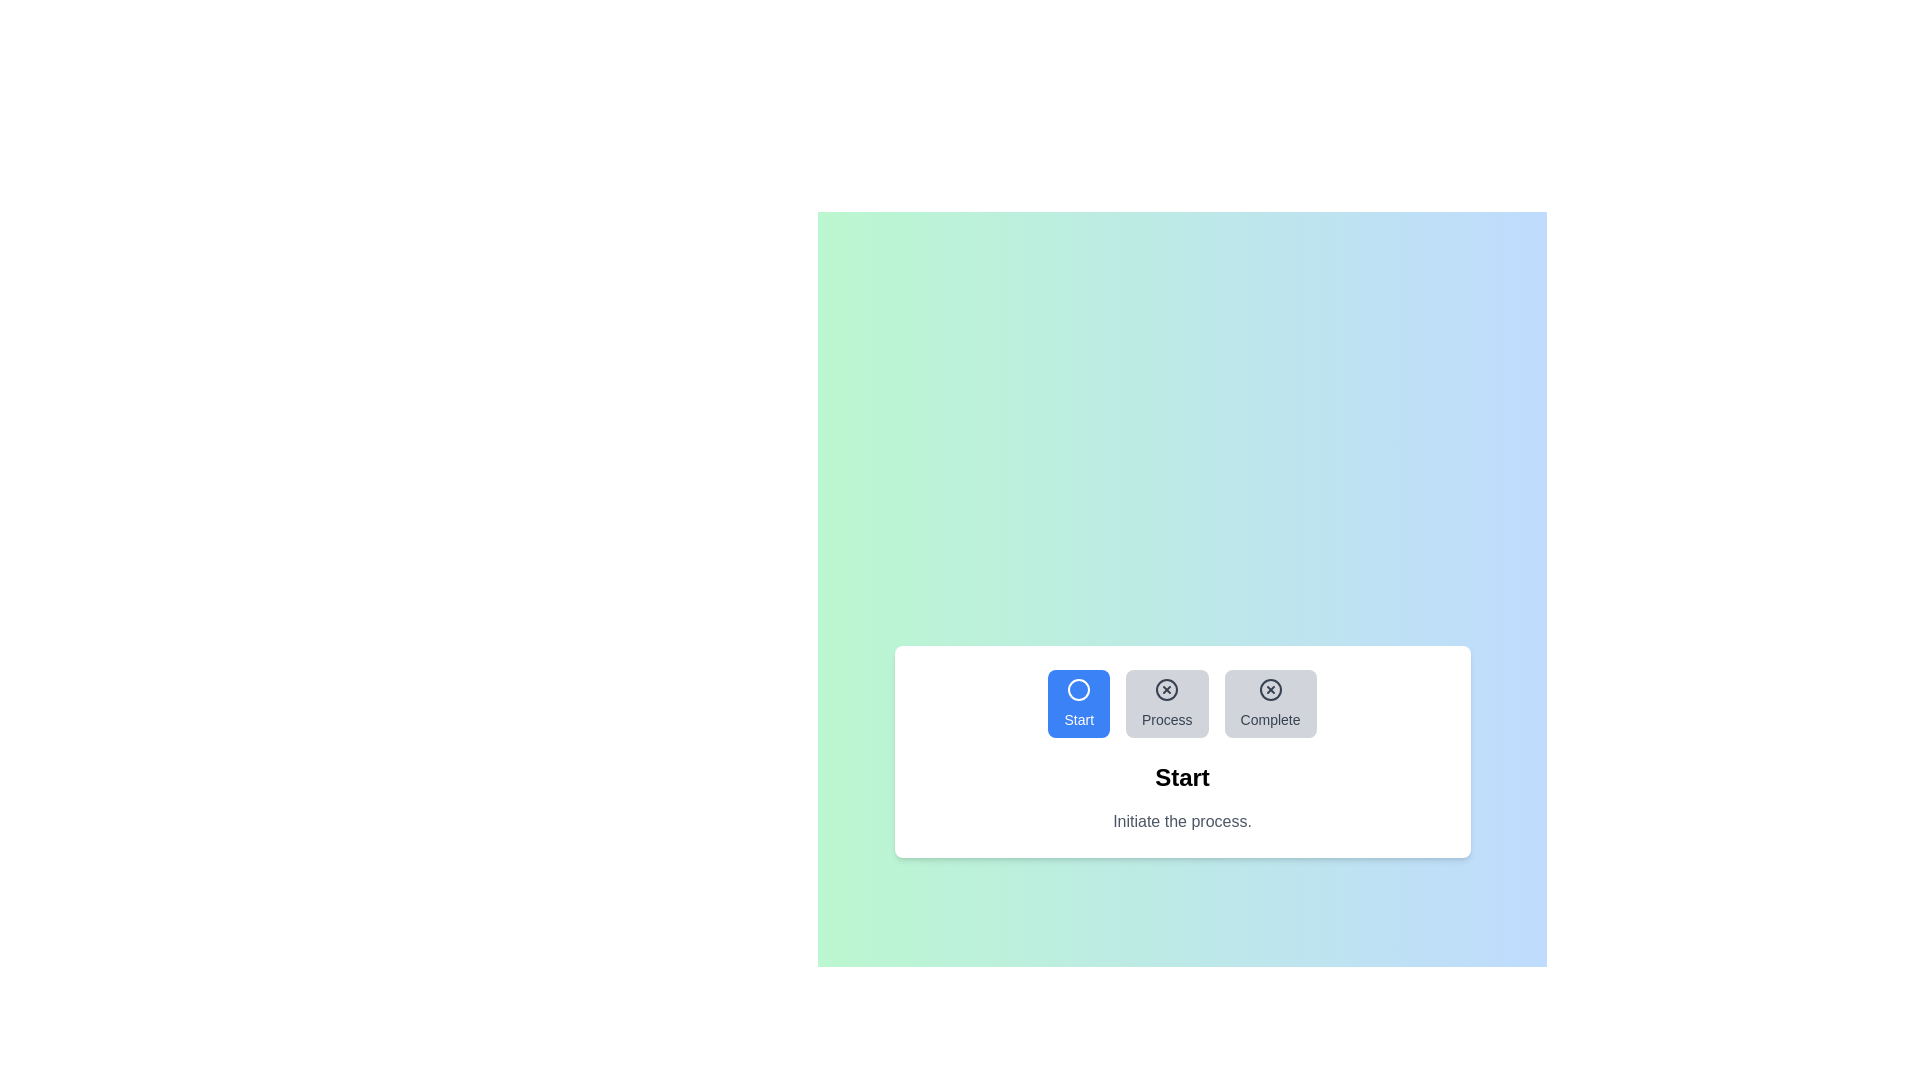  I want to click on the 'Start' text label located at the bottom of the blue rectangular button with rounded corners, which is the first button in a horizontal row of three similar buttons, so click(1078, 720).